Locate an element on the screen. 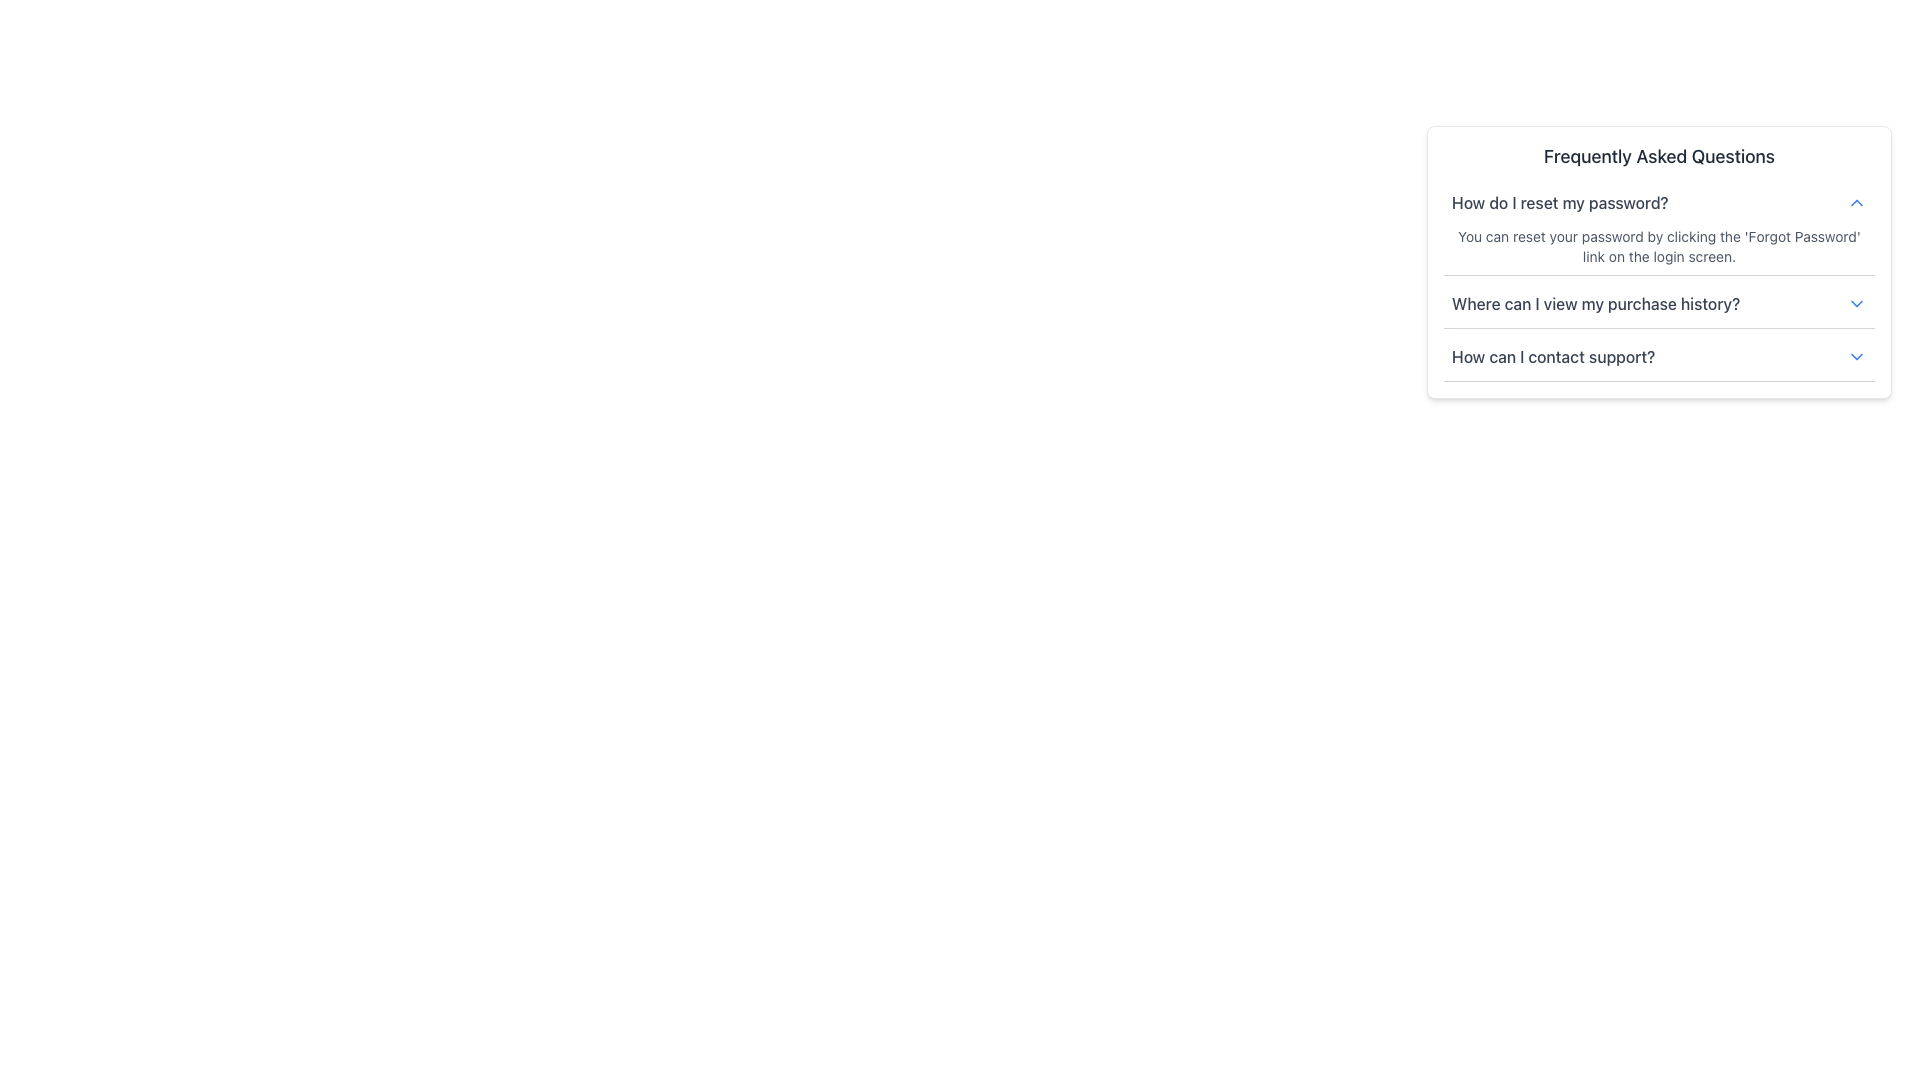  the collapsible FAQ item titled 'How to reset my password' is located at coordinates (1659, 284).